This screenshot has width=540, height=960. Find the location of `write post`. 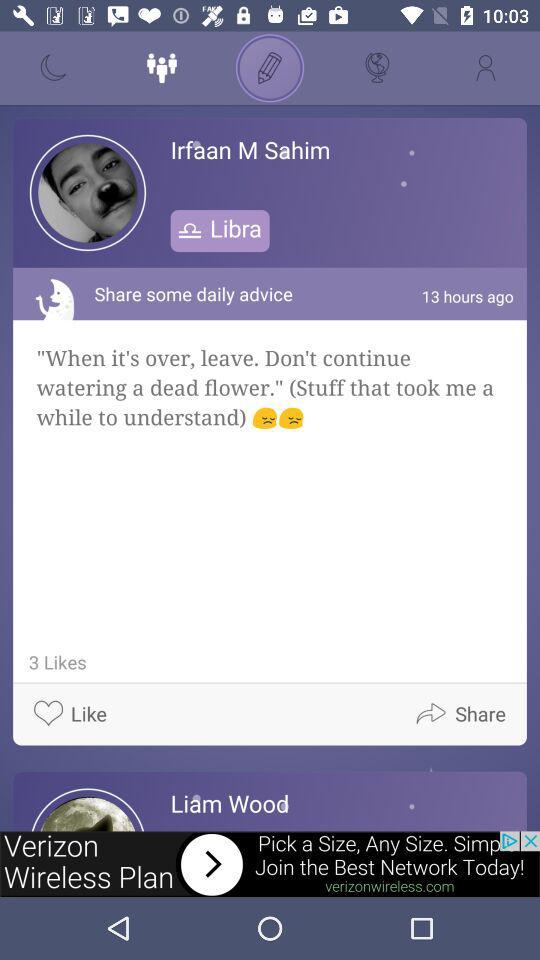

write post is located at coordinates (270, 68).